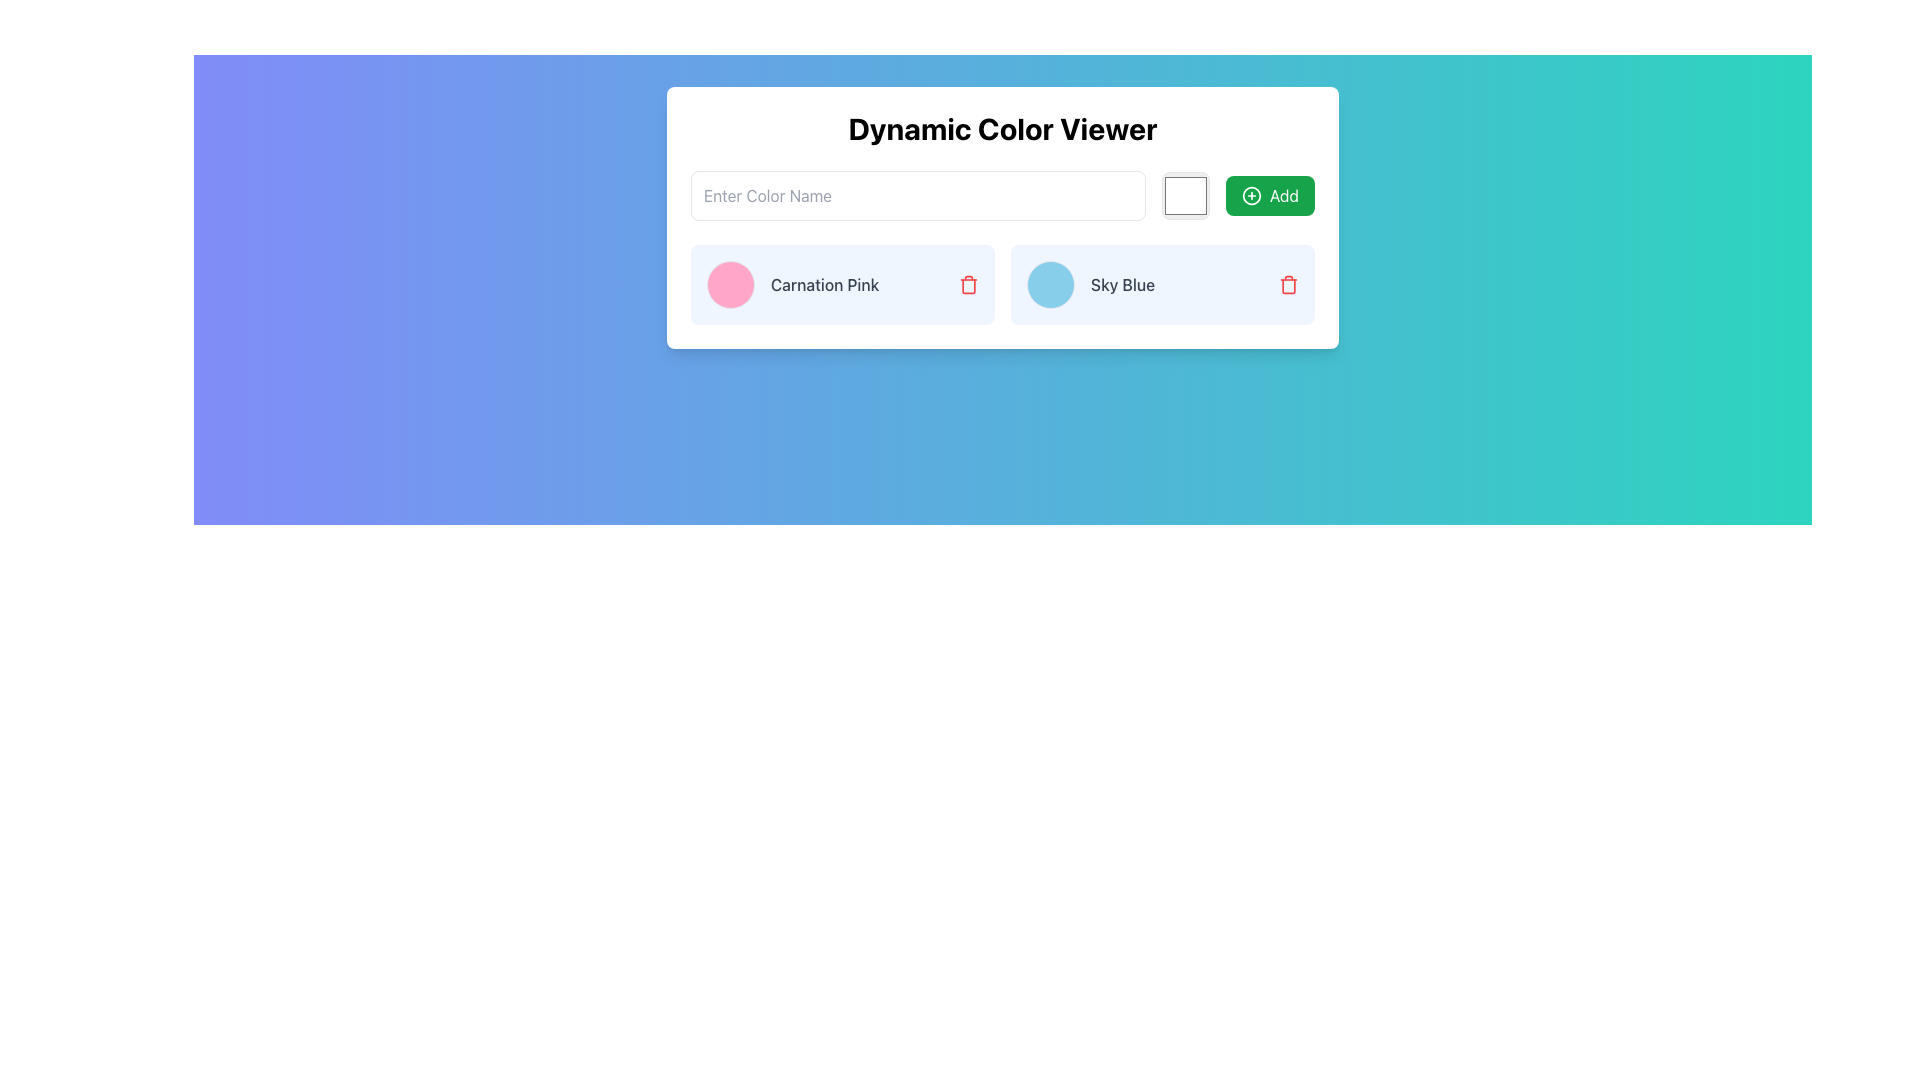 The height and width of the screenshot is (1080, 1920). What do you see at coordinates (1251, 196) in the screenshot?
I see `the circular outline element that is part of a circular plus sign icon, located to the right of the 'Enter Color Name' input box and adjacent to the green 'Add' button` at bounding box center [1251, 196].